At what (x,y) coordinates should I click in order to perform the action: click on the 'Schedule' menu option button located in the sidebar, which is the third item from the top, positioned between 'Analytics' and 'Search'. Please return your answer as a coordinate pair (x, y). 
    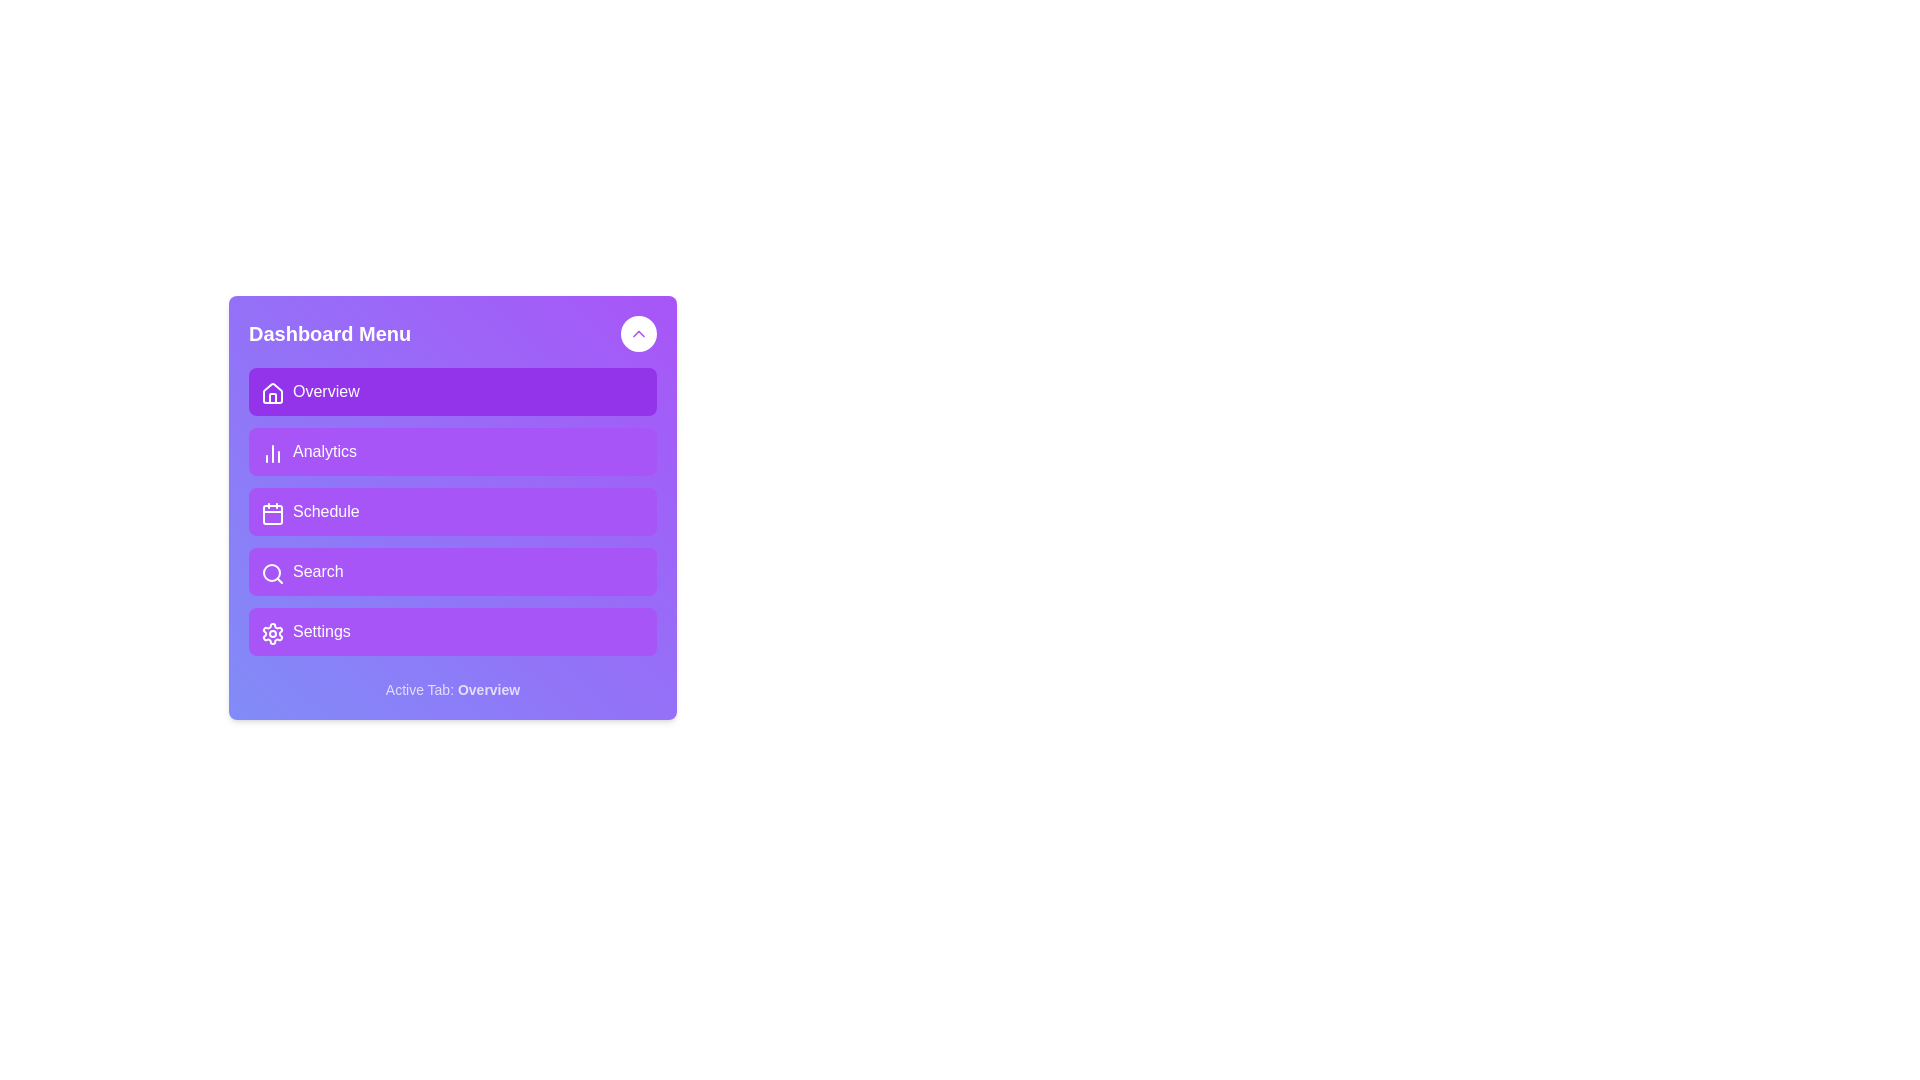
    Looking at the image, I should click on (451, 511).